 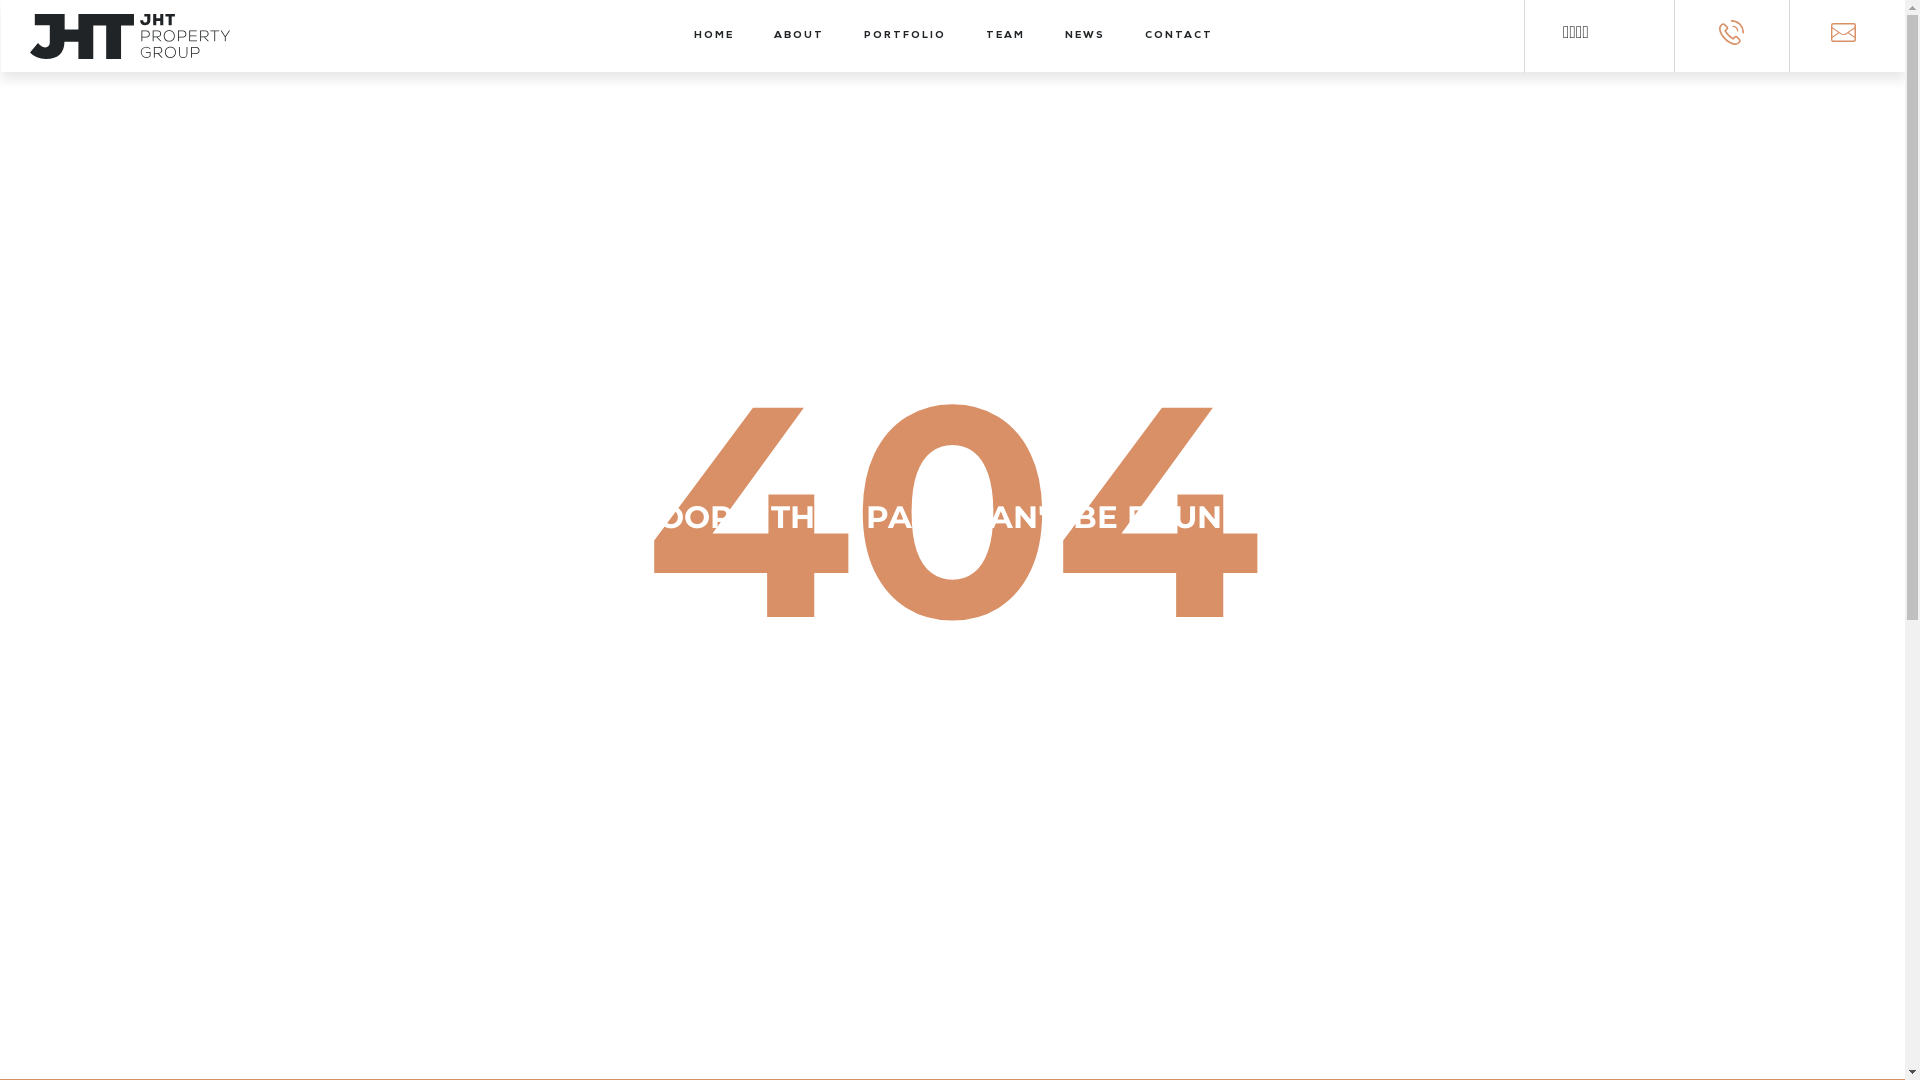 I want to click on 'ABOUT', so click(x=772, y=35).